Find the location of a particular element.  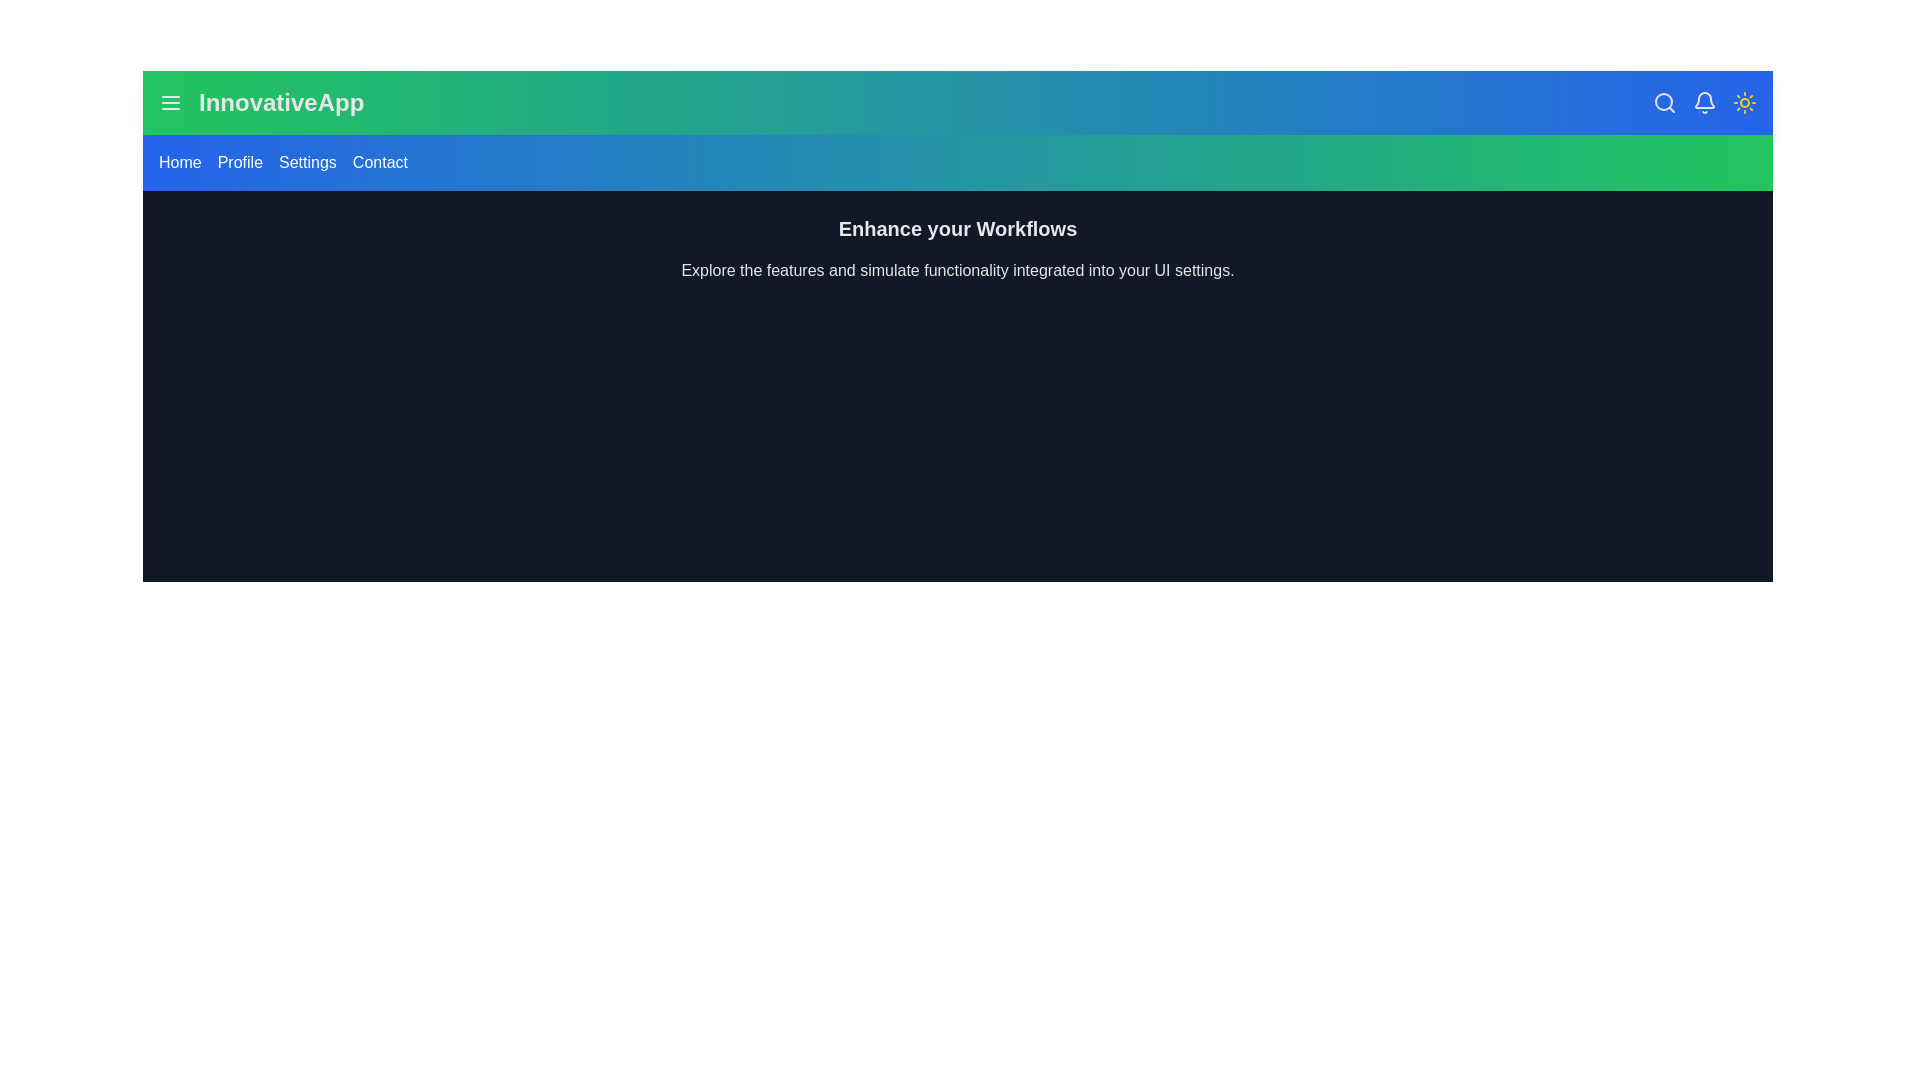

the navigation link Home to observe its hover effect is located at coordinates (180, 161).